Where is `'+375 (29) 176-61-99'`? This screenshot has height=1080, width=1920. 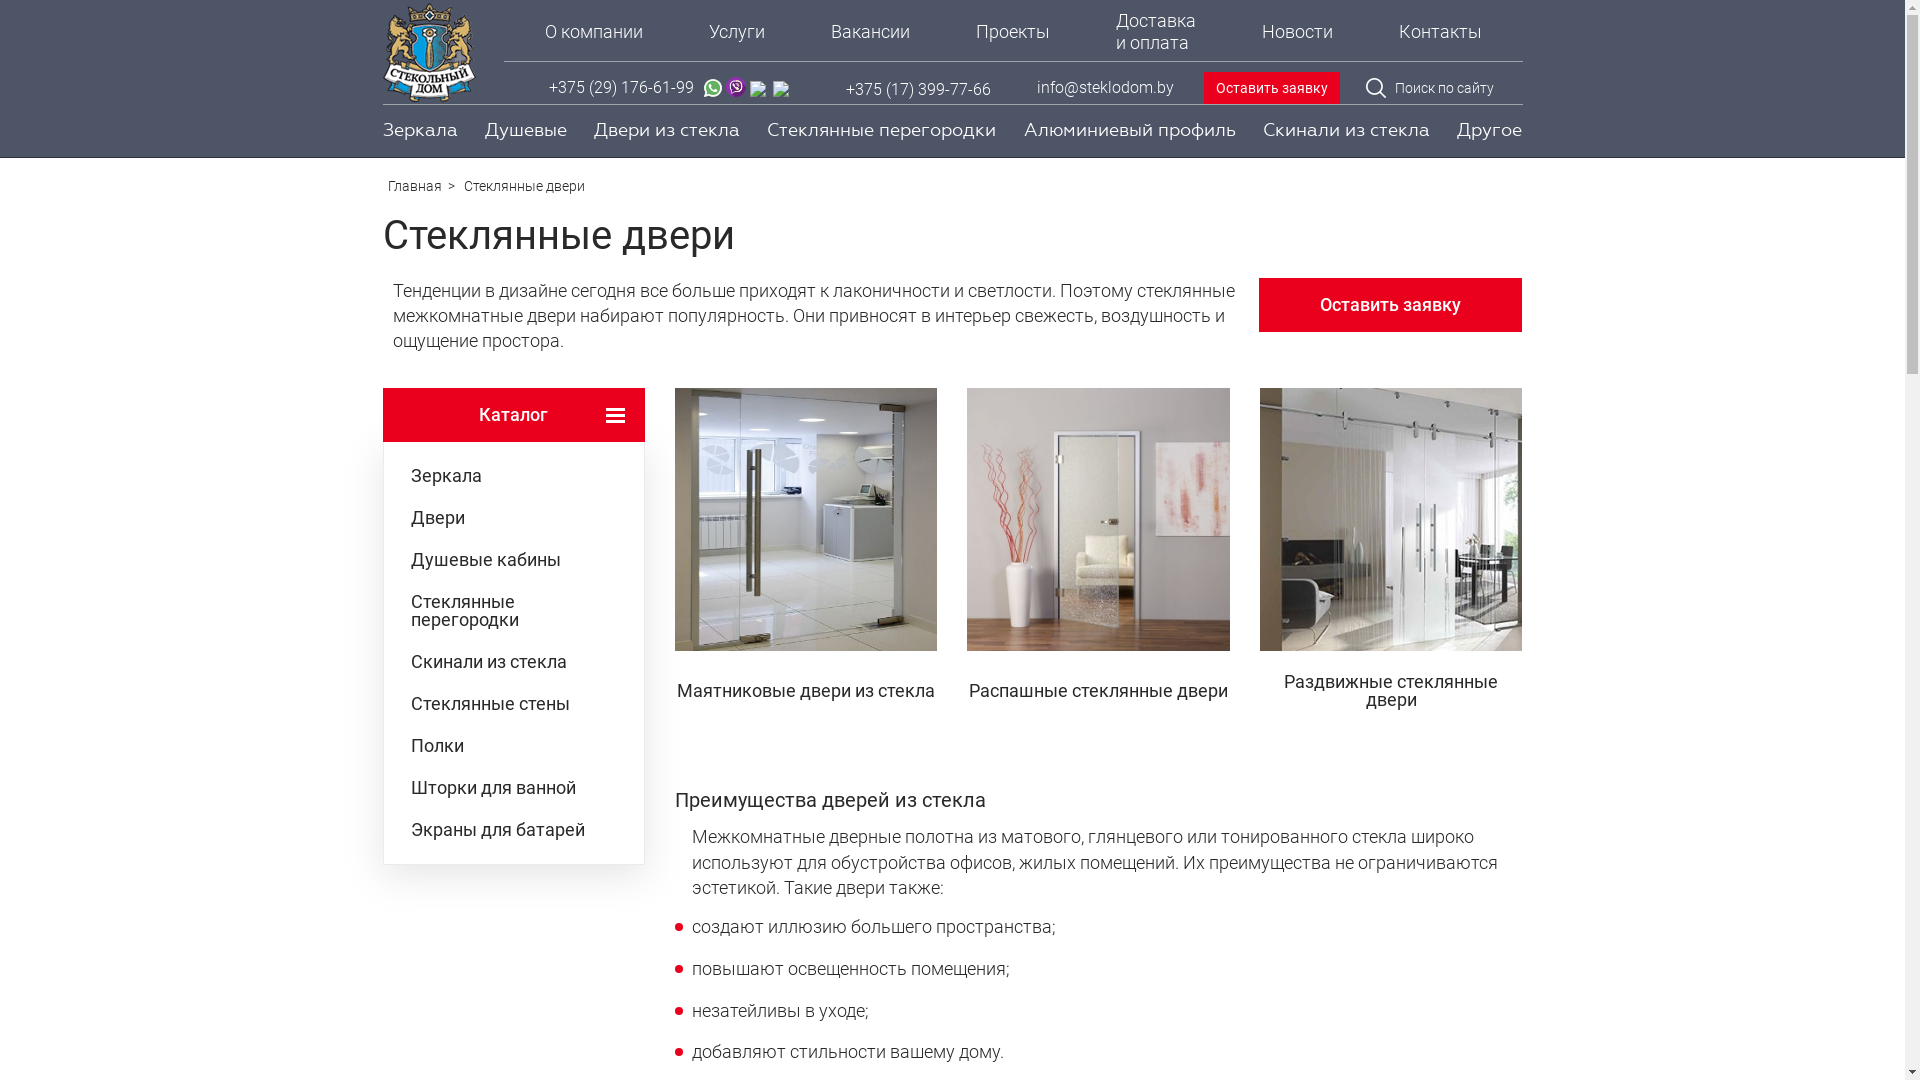 '+375 (29) 176-61-99' is located at coordinates (620, 88).